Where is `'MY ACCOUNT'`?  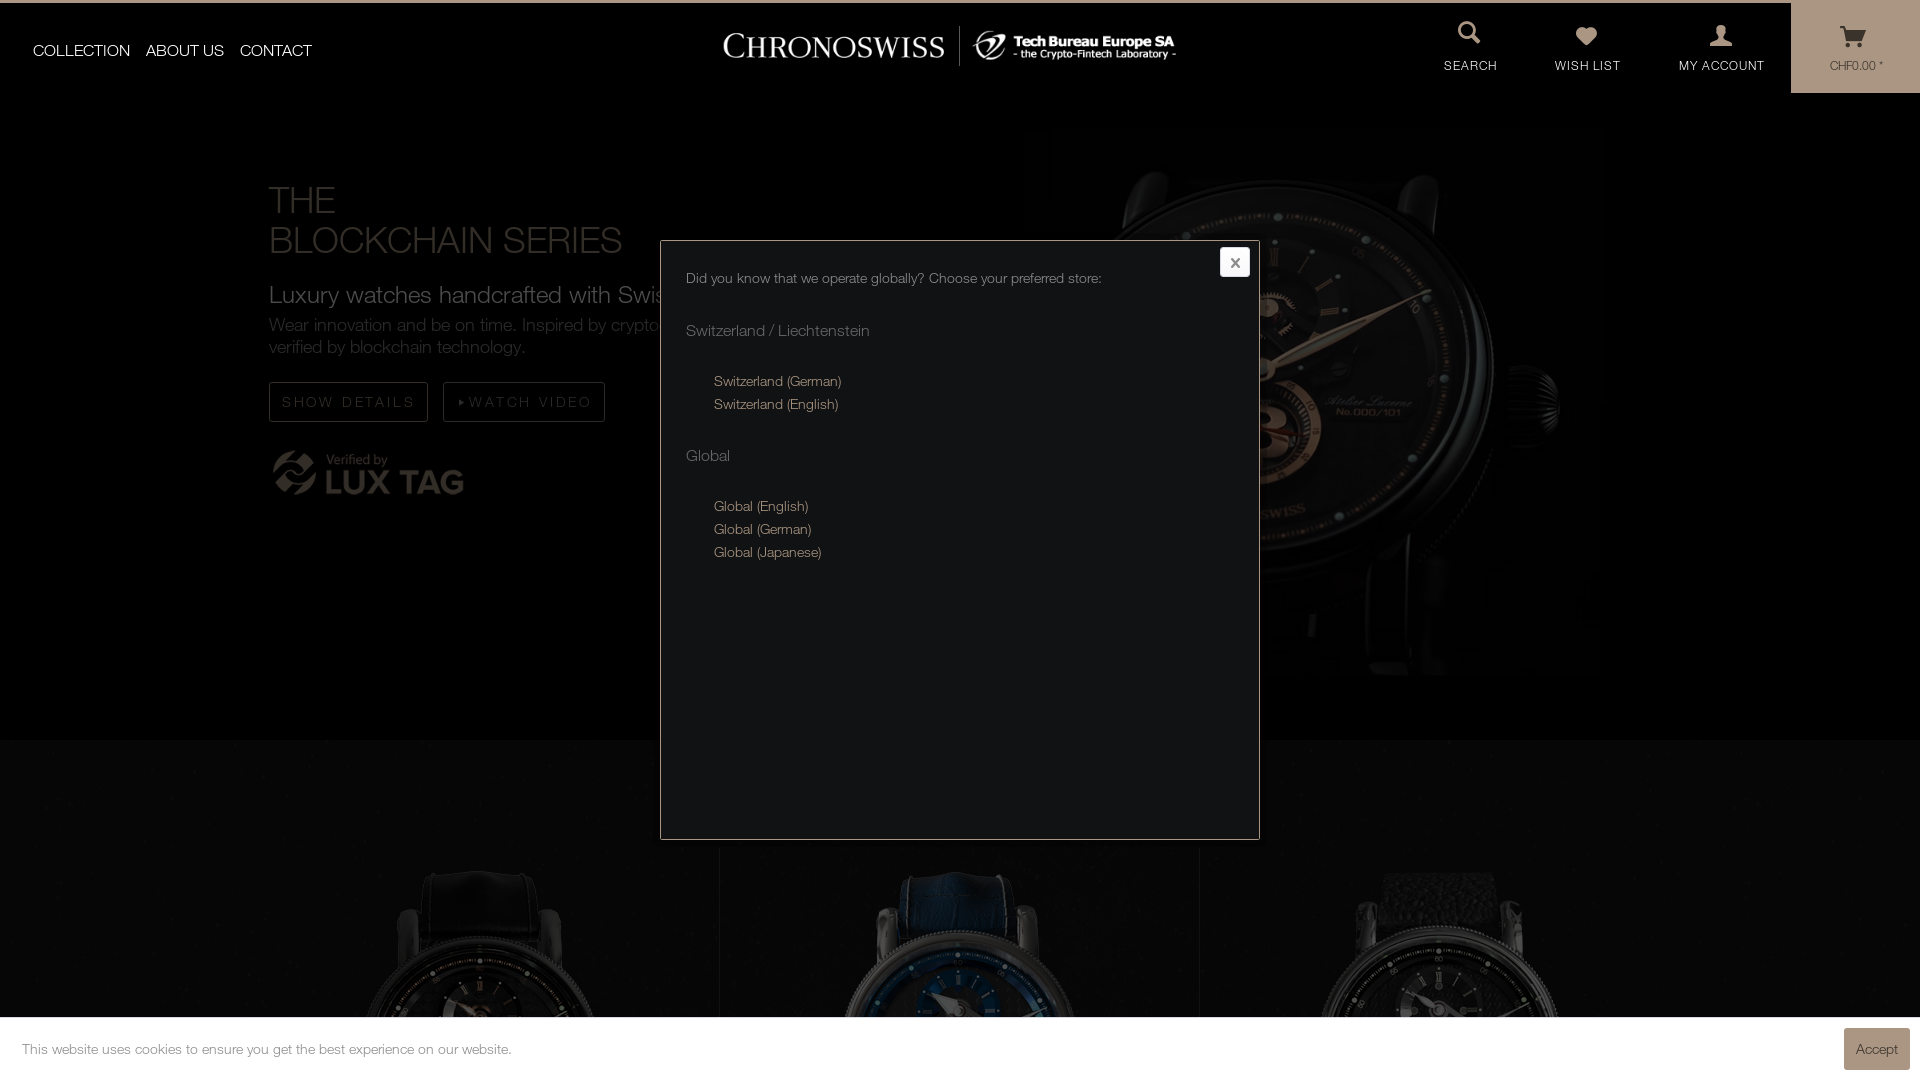 'MY ACCOUNT' is located at coordinates (1721, 46).